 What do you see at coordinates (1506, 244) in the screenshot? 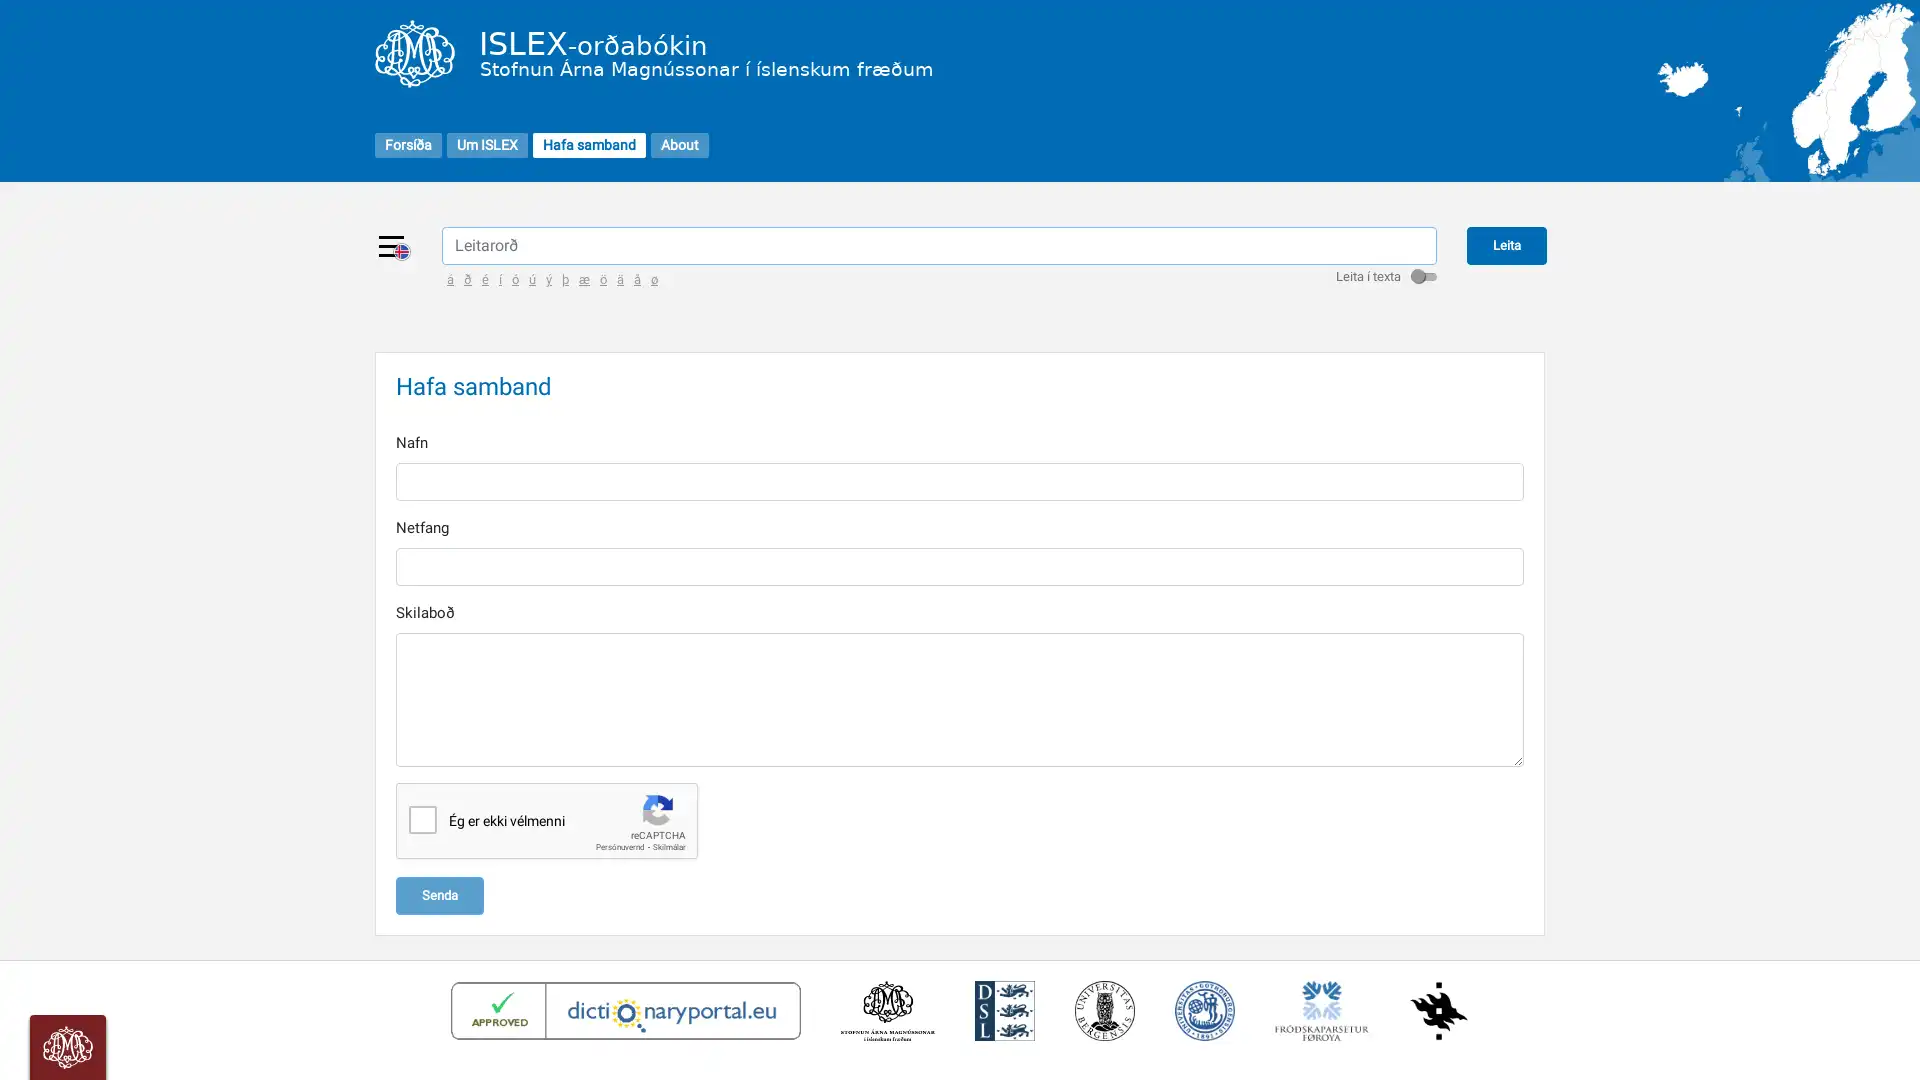
I see `Leita` at bounding box center [1506, 244].